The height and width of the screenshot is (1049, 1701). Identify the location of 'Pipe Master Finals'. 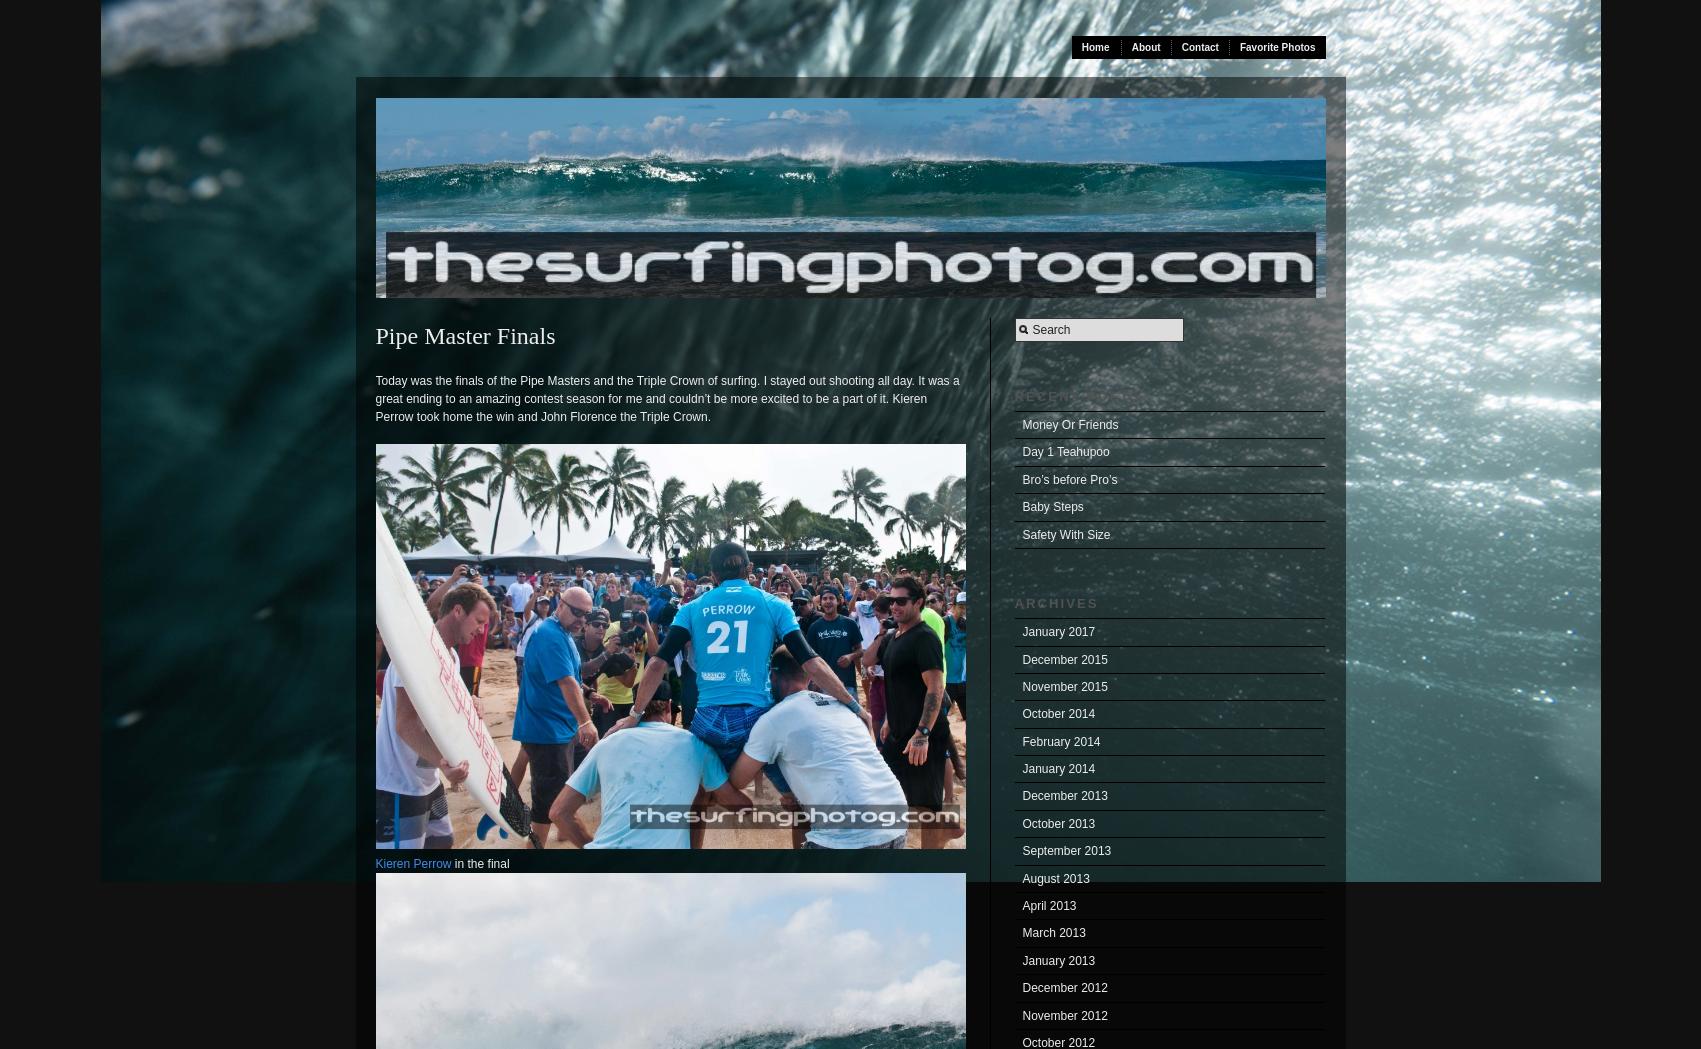
(464, 334).